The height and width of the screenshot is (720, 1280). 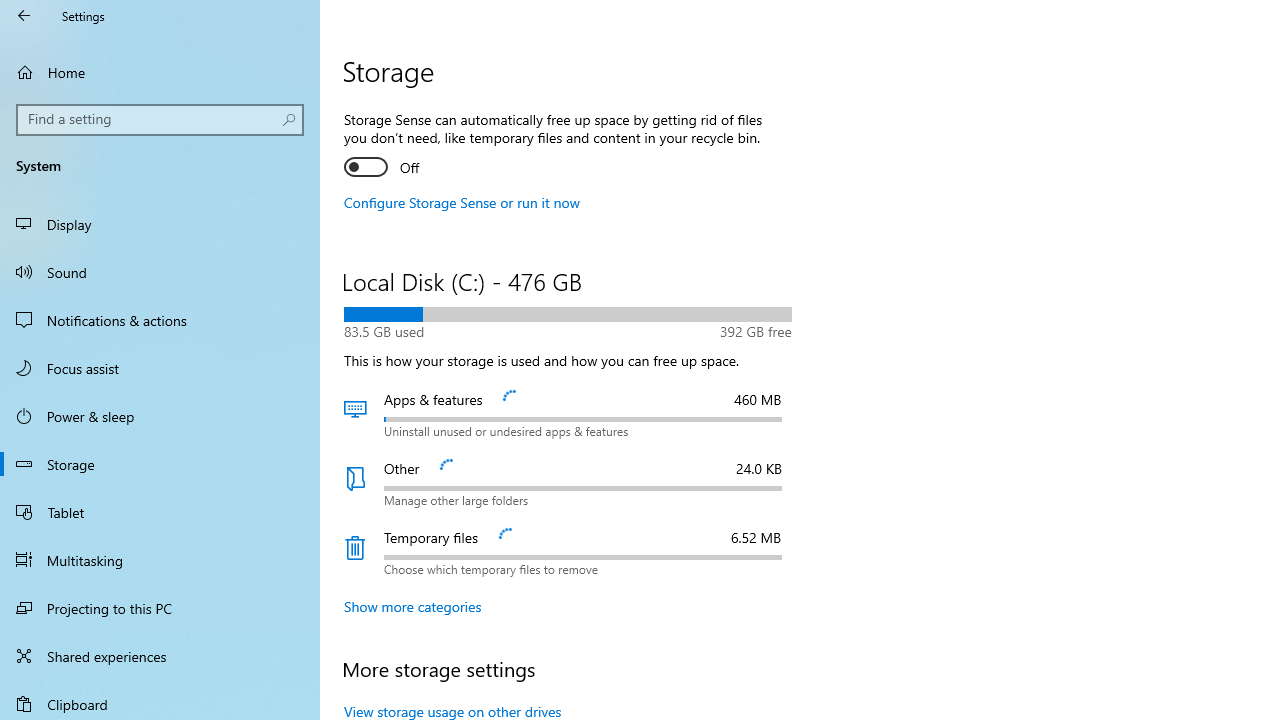 What do you see at coordinates (160, 119) in the screenshot?
I see `'Search box, Find a setting'` at bounding box center [160, 119].